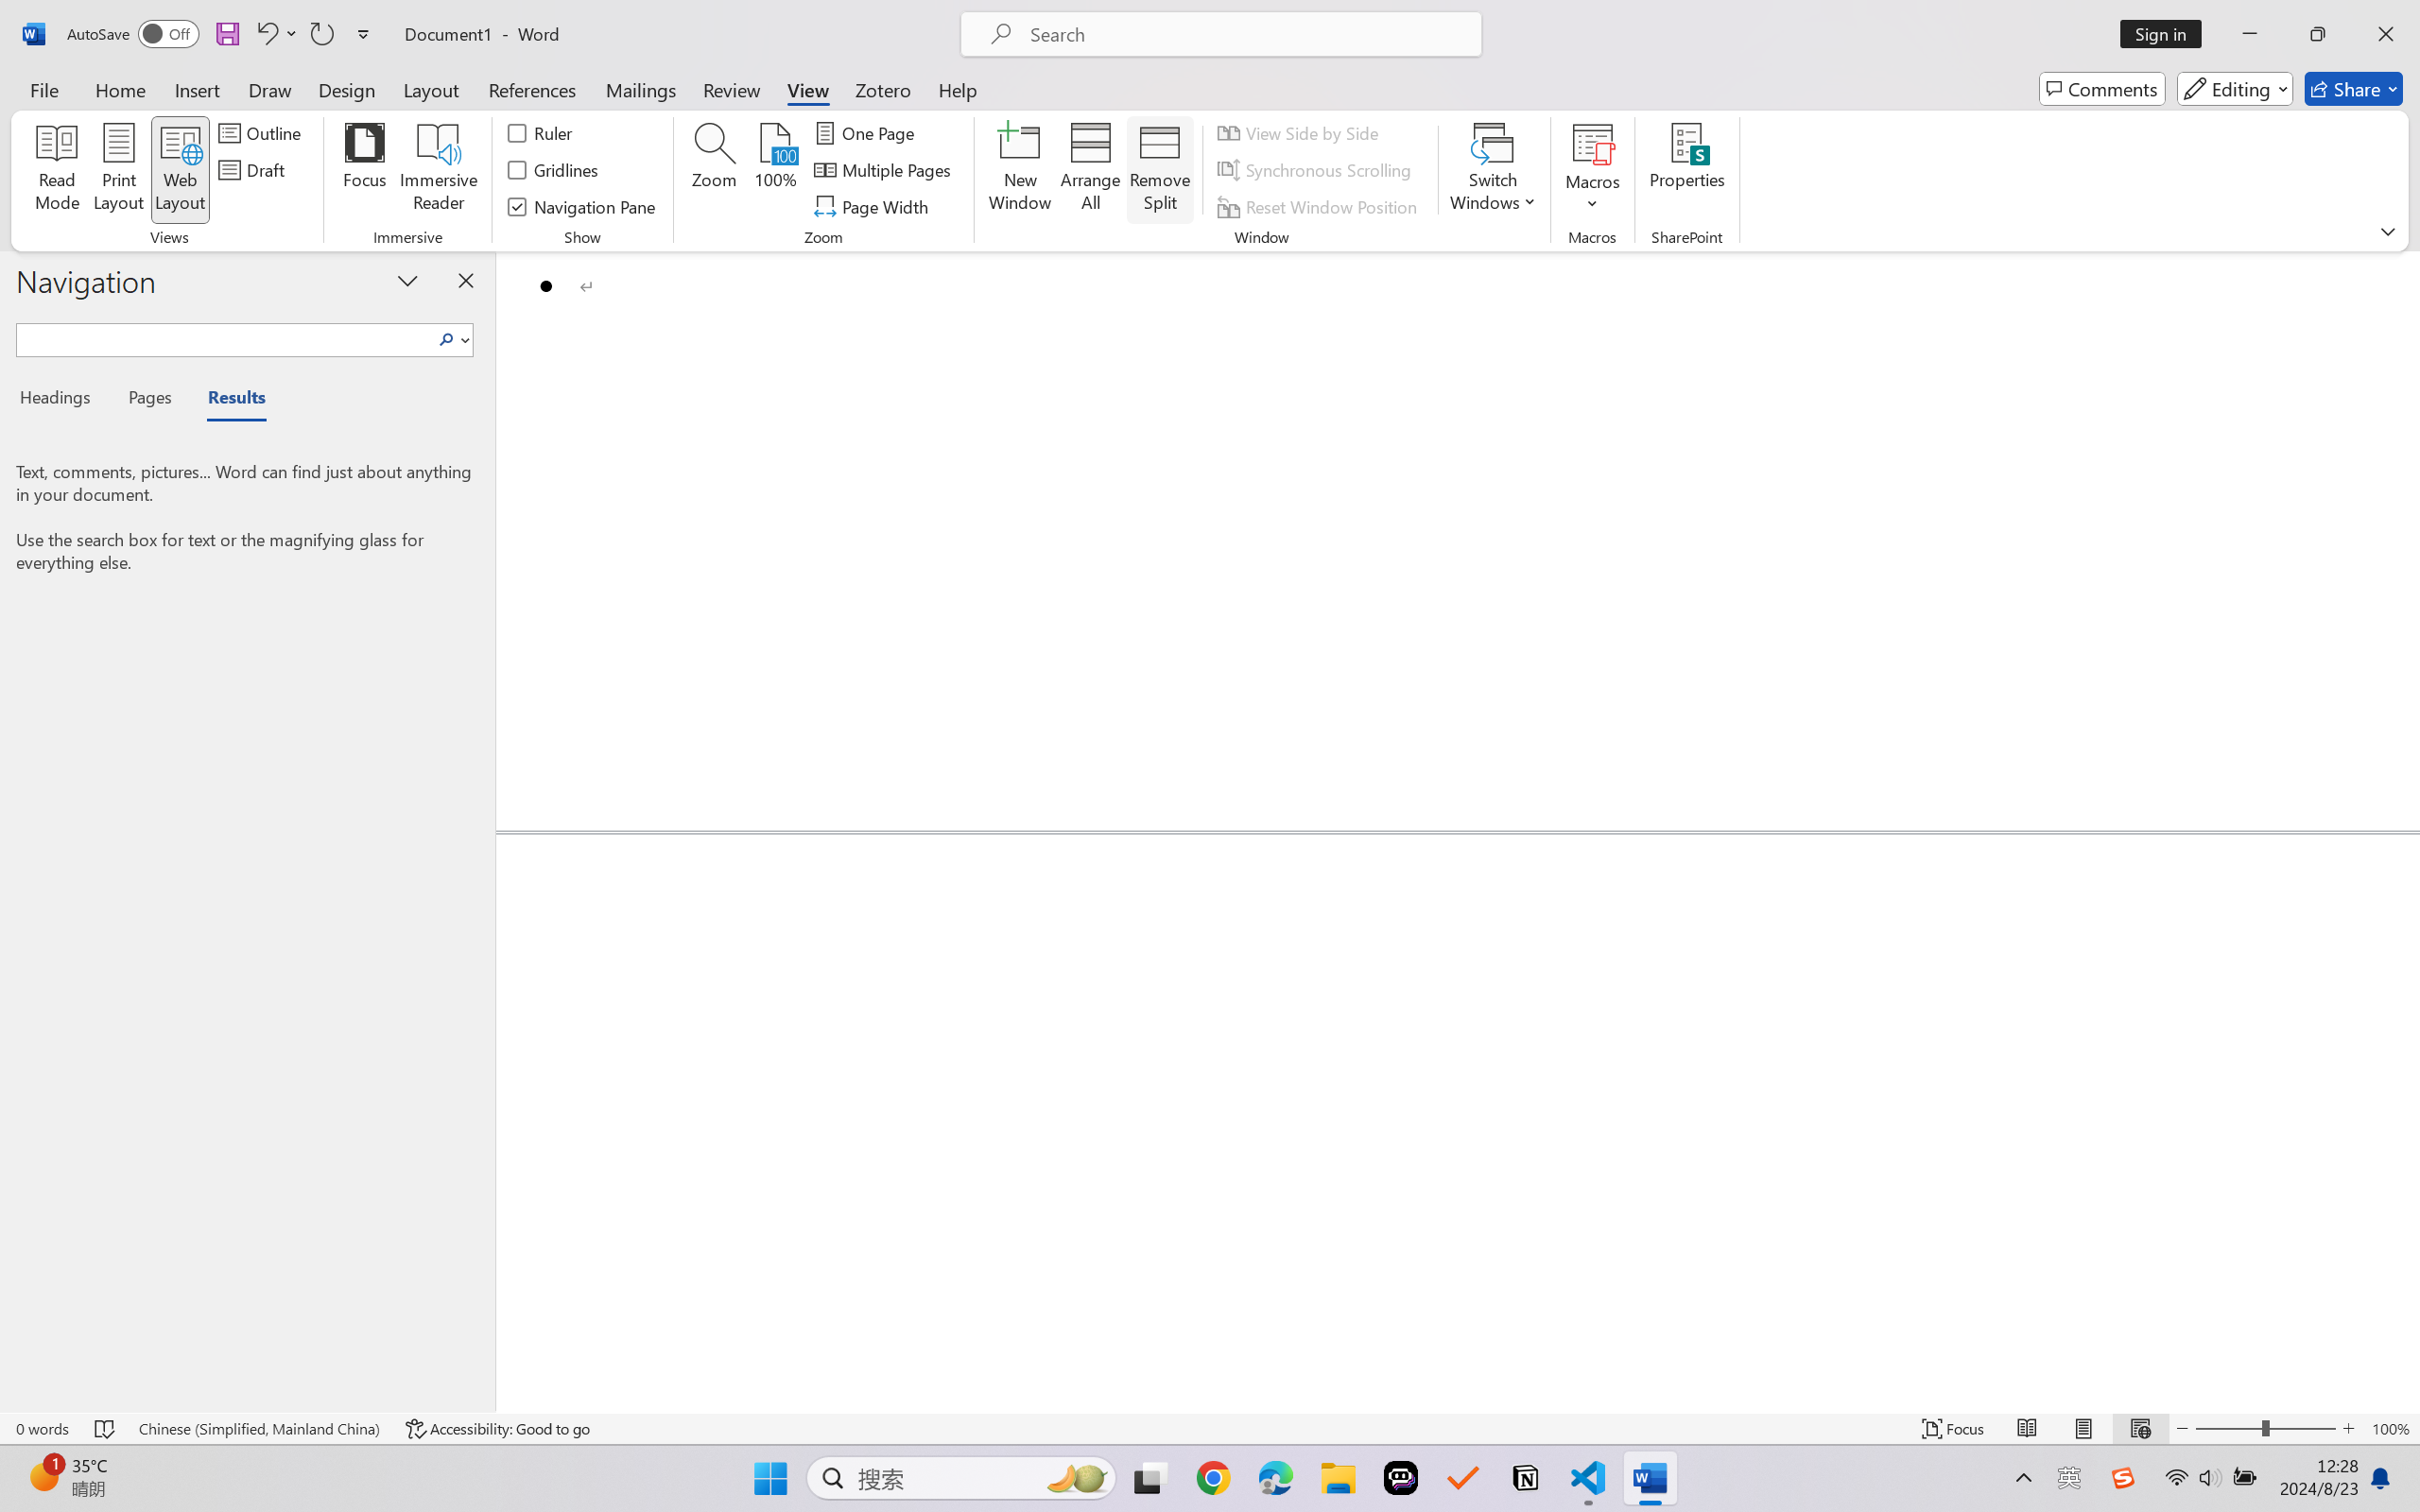 The image size is (2420, 1512). I want to click on 'Properties', so click(1686, 170).